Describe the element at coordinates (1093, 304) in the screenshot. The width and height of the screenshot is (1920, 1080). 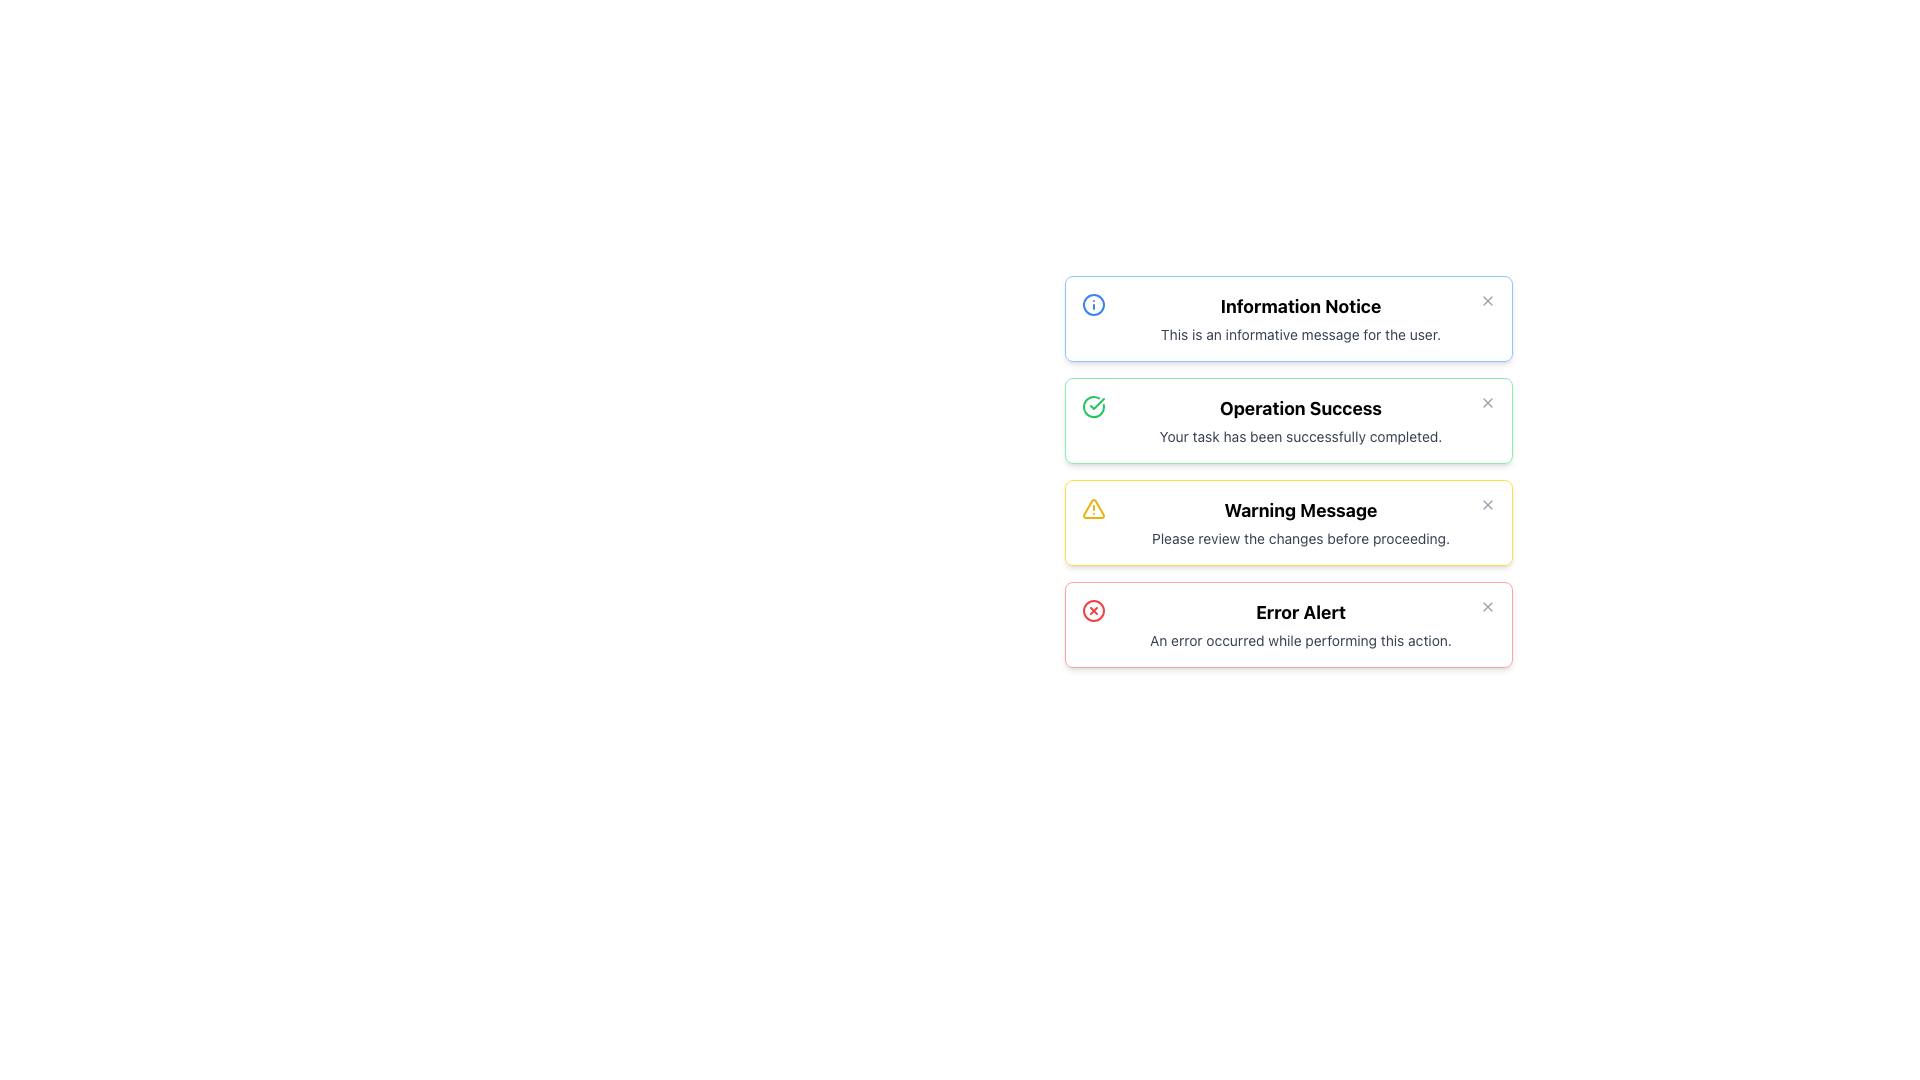
I see `the informational icon located at the top-left corner of the 'Information Notice' message box` at that location.